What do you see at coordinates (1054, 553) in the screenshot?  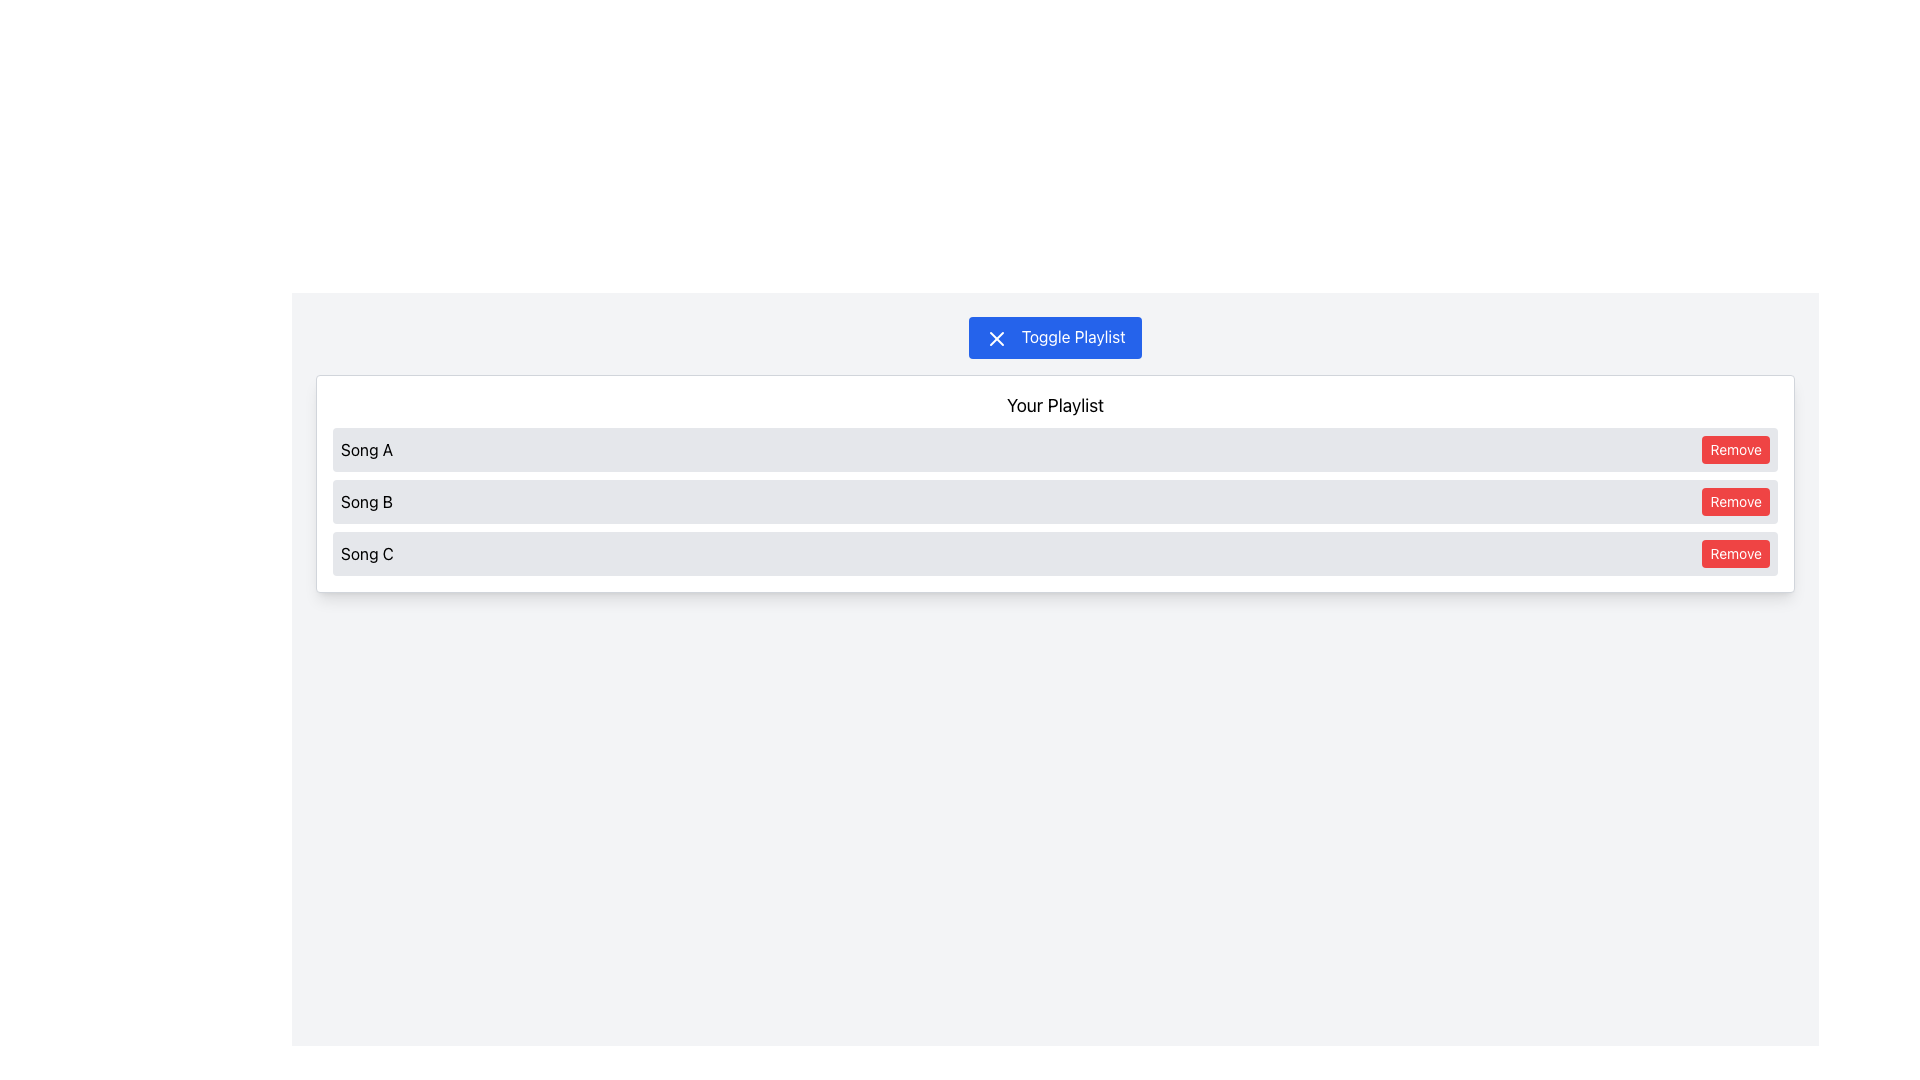 I see `the List entry with action button that contains the text label 'Song C' and the red button labeled 'Remove'` at bounding box center [1054, 553].